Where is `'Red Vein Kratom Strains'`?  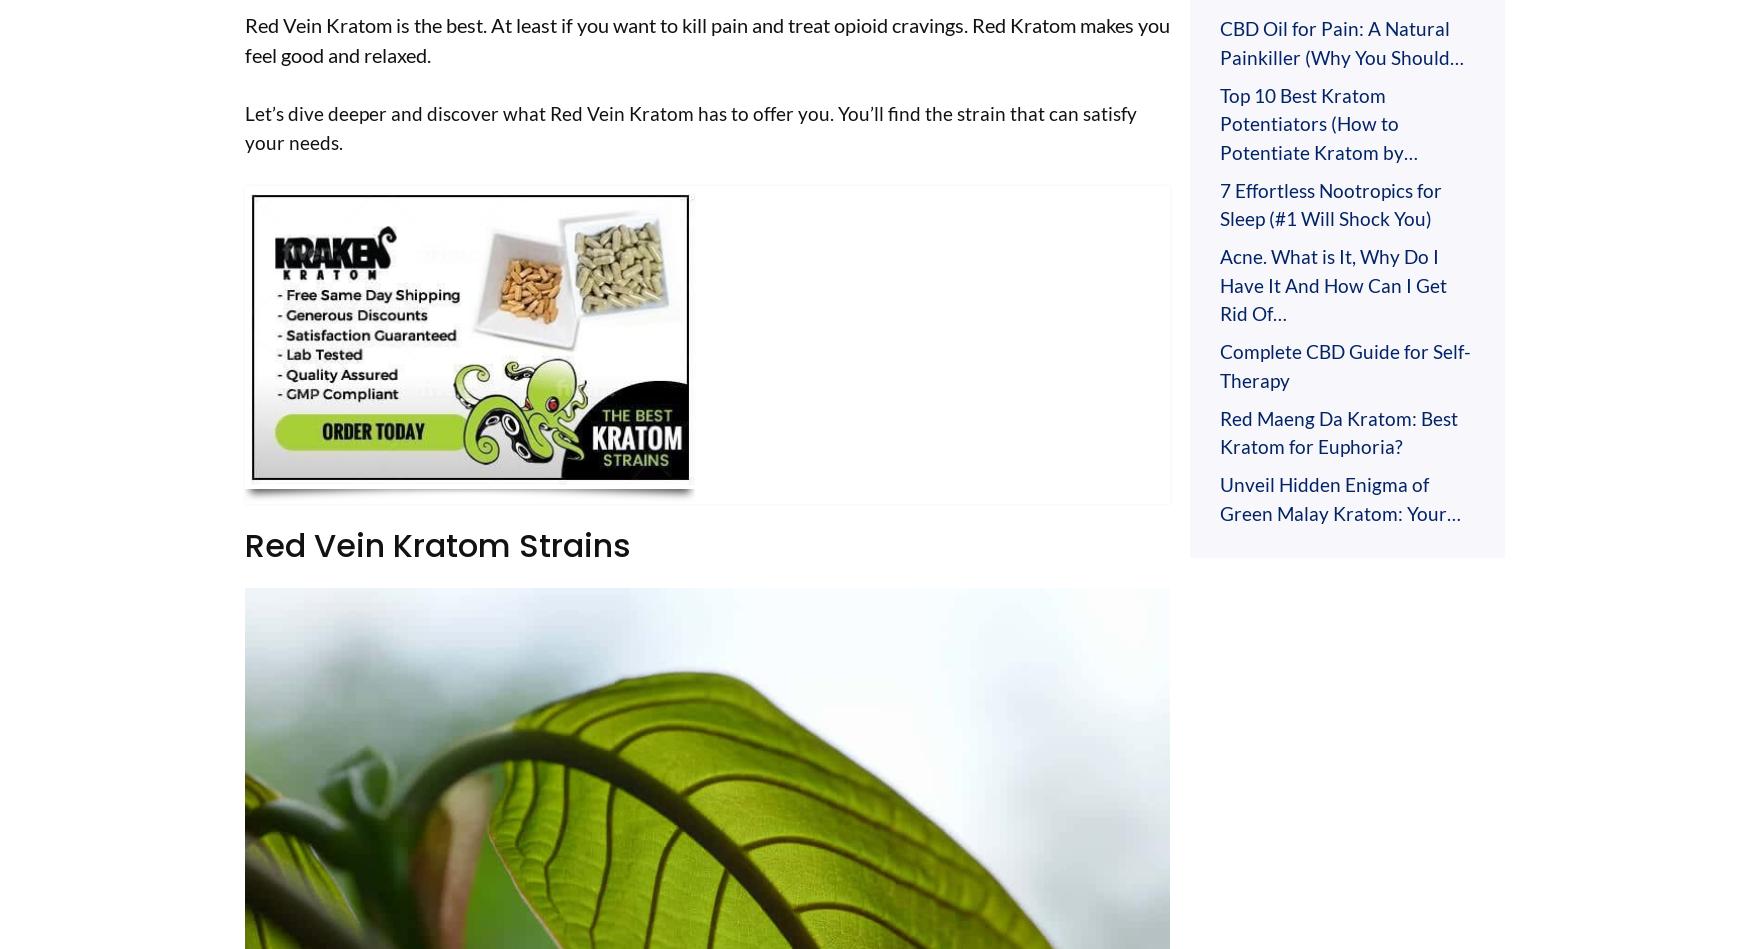 'Red Vein Kratom Strains' is located at coordinates (438, 543).